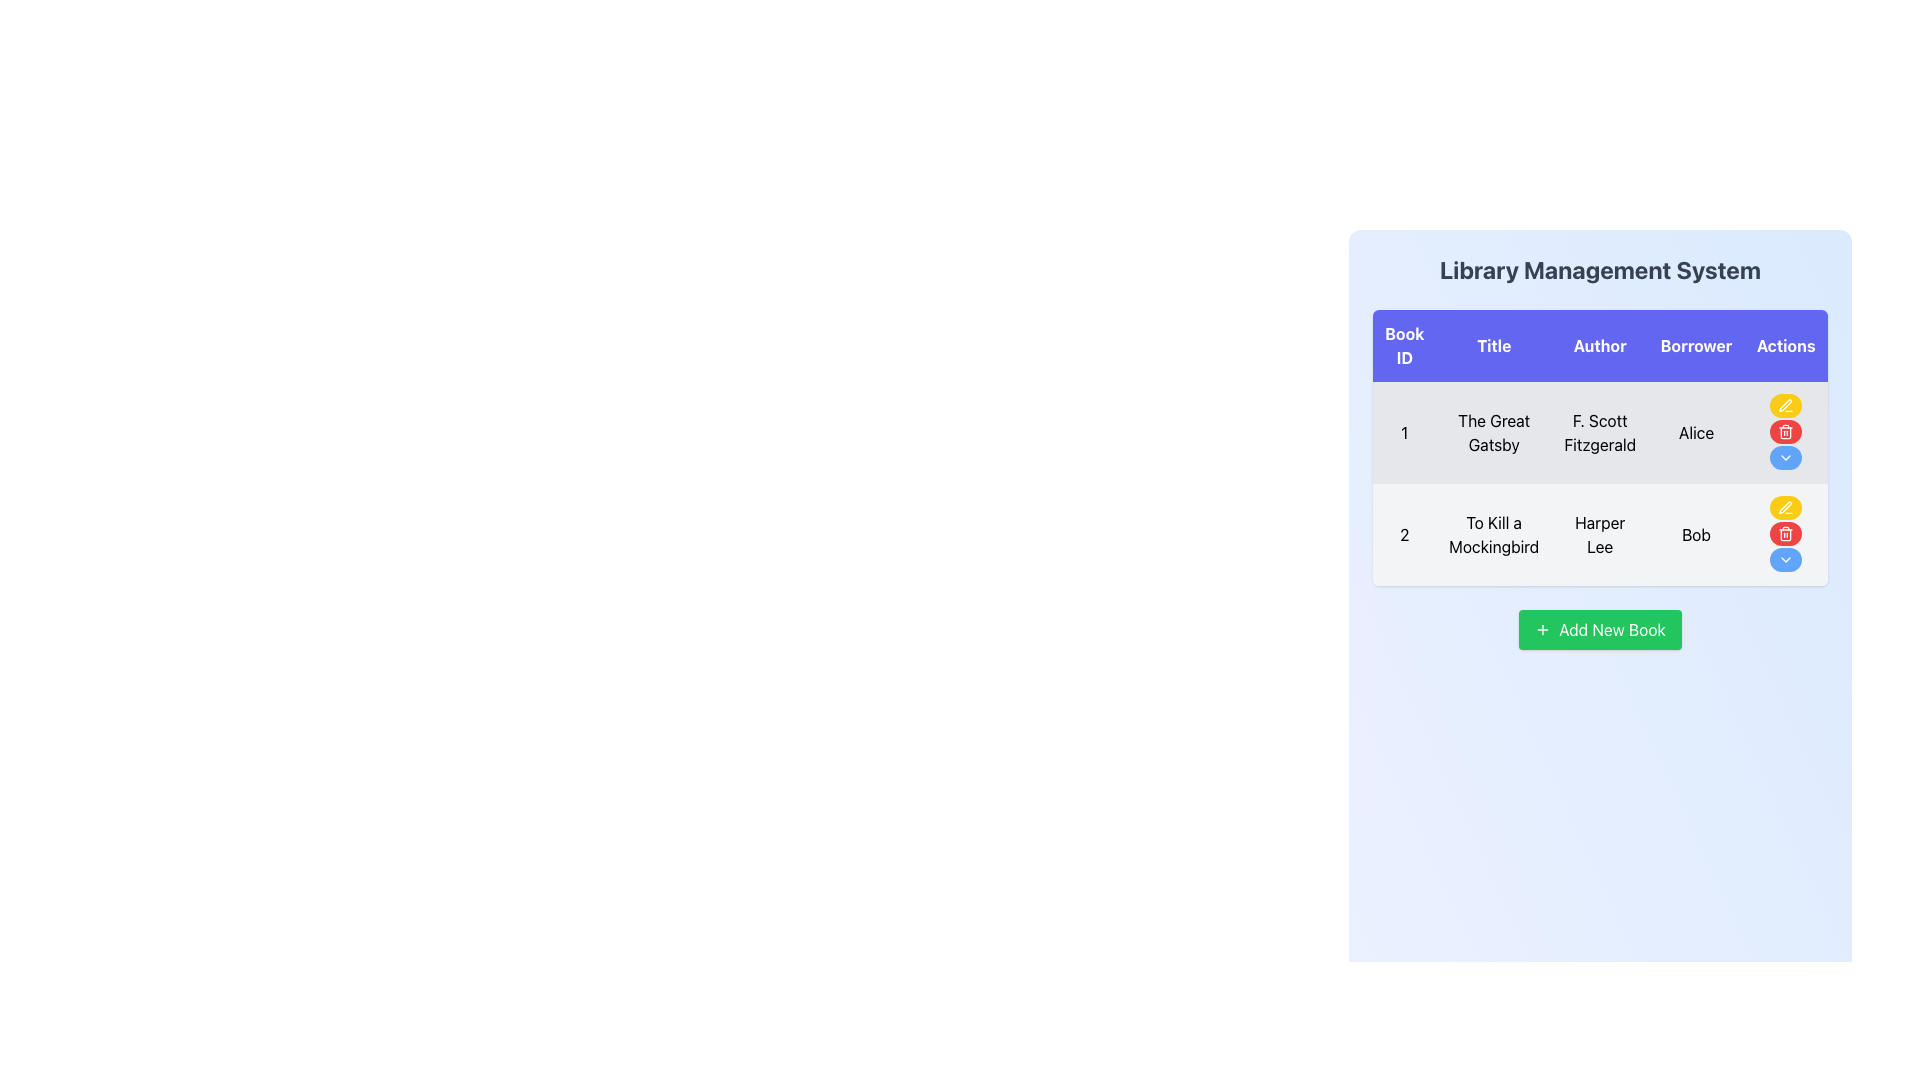 This screenshot has height=1080, width=1920. I want to click on the 'Authors' text label, which is the third column heading in a five-column table header, located between 'Title' and 'Borrower', so click(1600, 345).